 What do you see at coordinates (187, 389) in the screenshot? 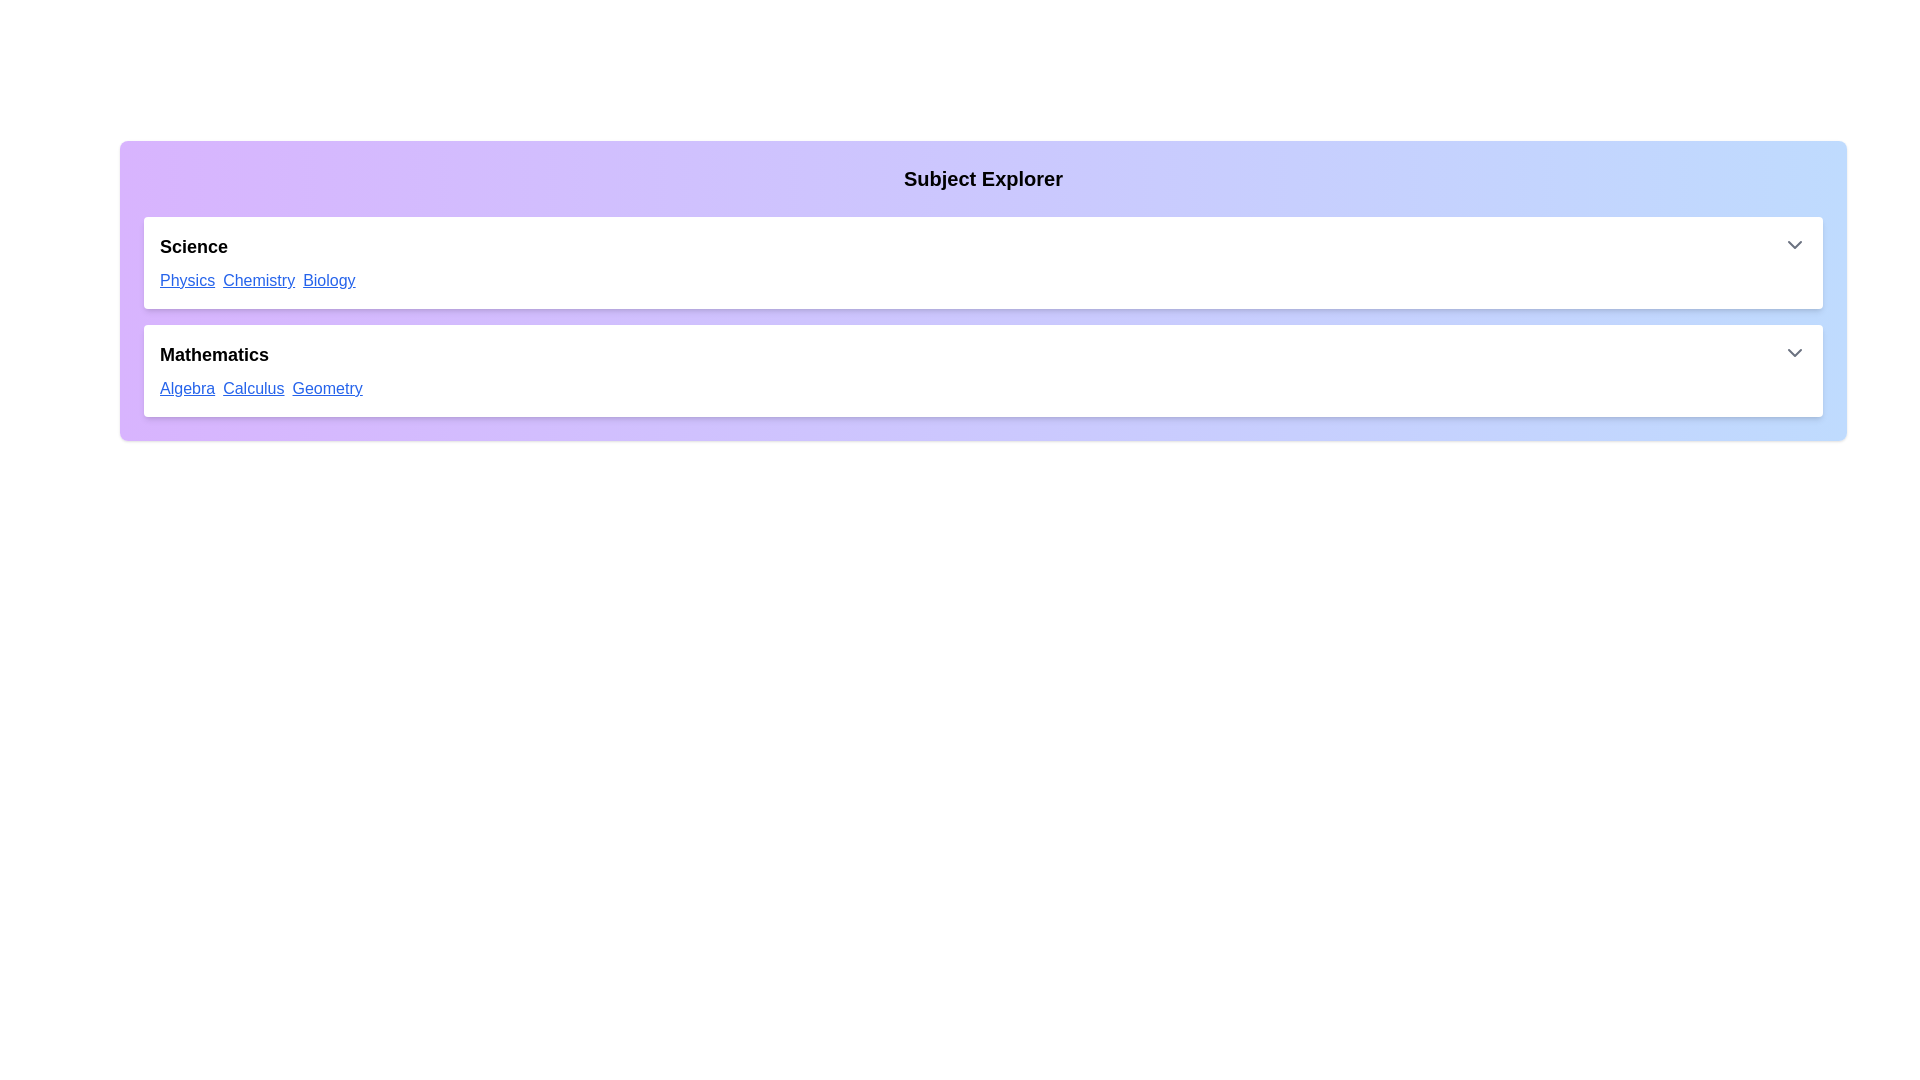
I see `the link with the text 'Algebra' to navigate` at bounding box center [187, 389].